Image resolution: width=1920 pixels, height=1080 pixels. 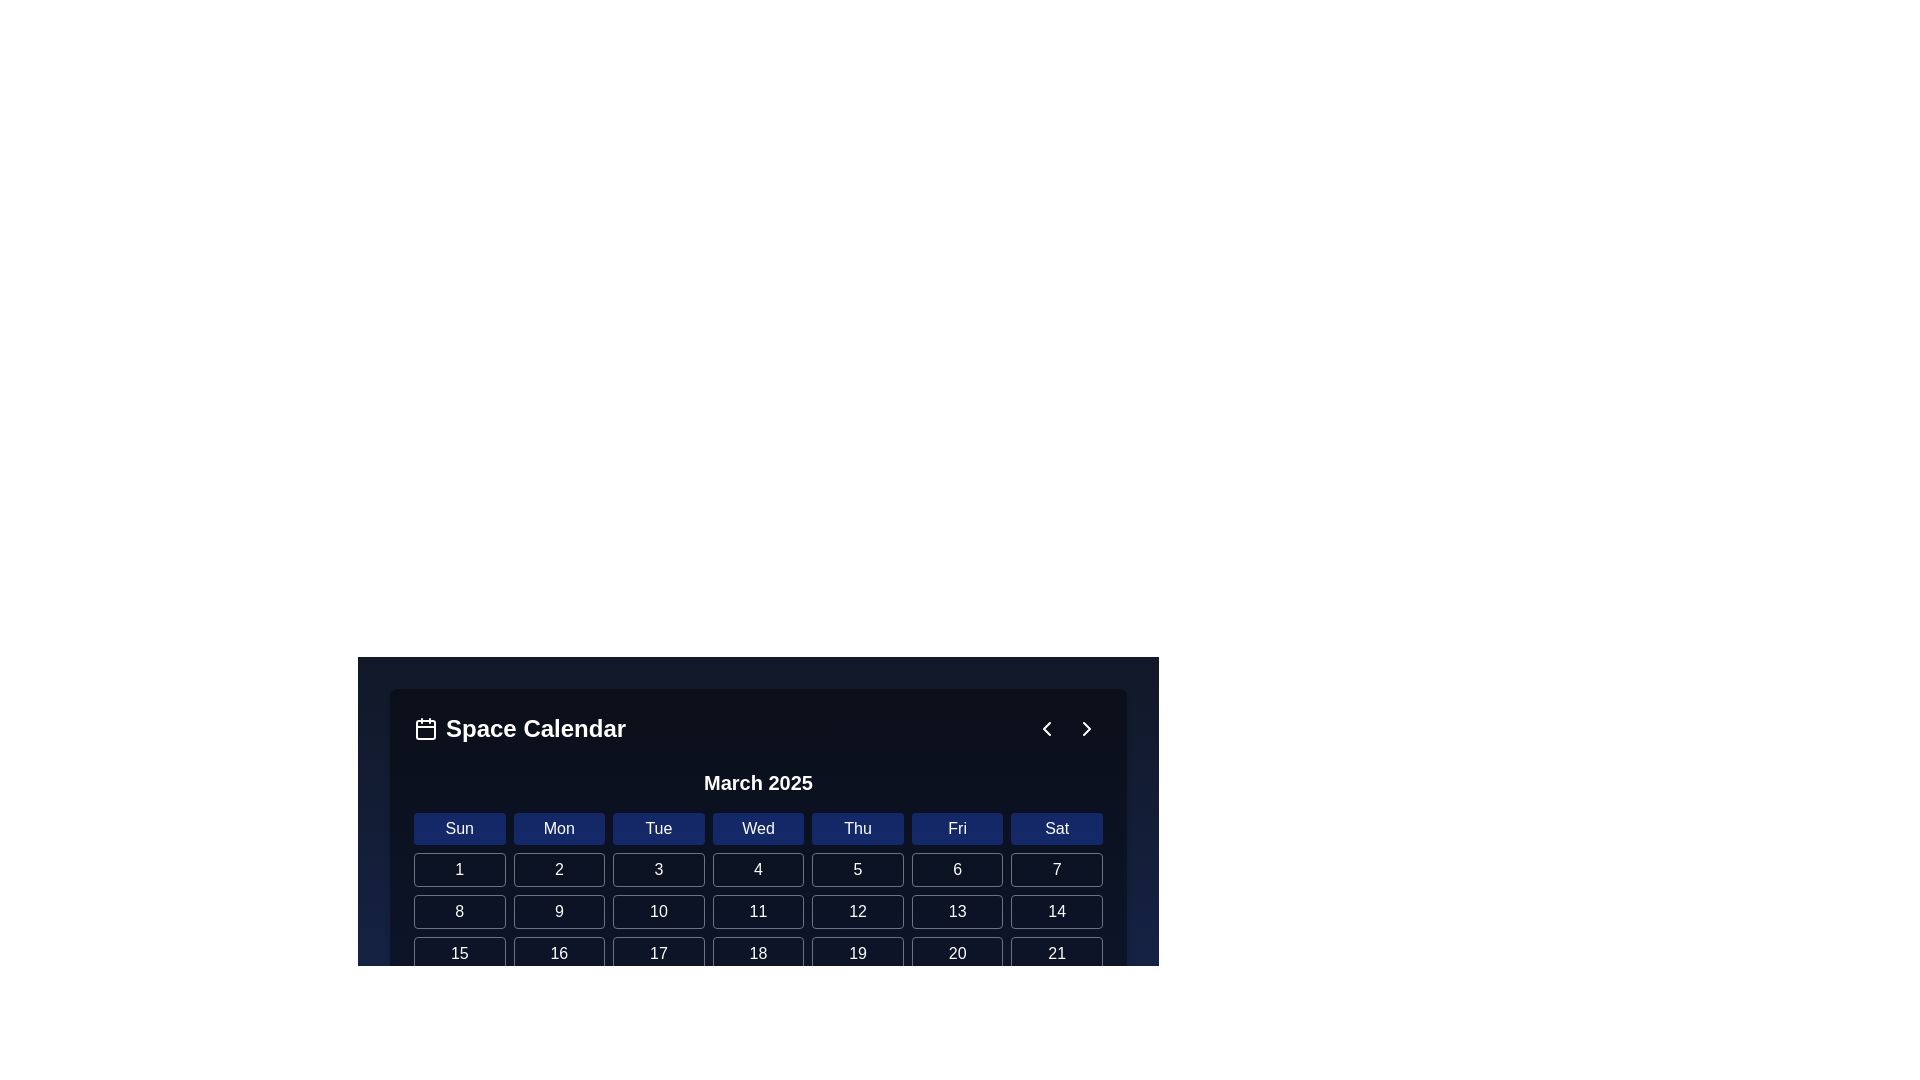 I want to click on the calendar date cell containing the text '21' in the Saturday column of the fourth row for March 2025 to trigger a tooltip or highlight, so click(x=1056, y=952).